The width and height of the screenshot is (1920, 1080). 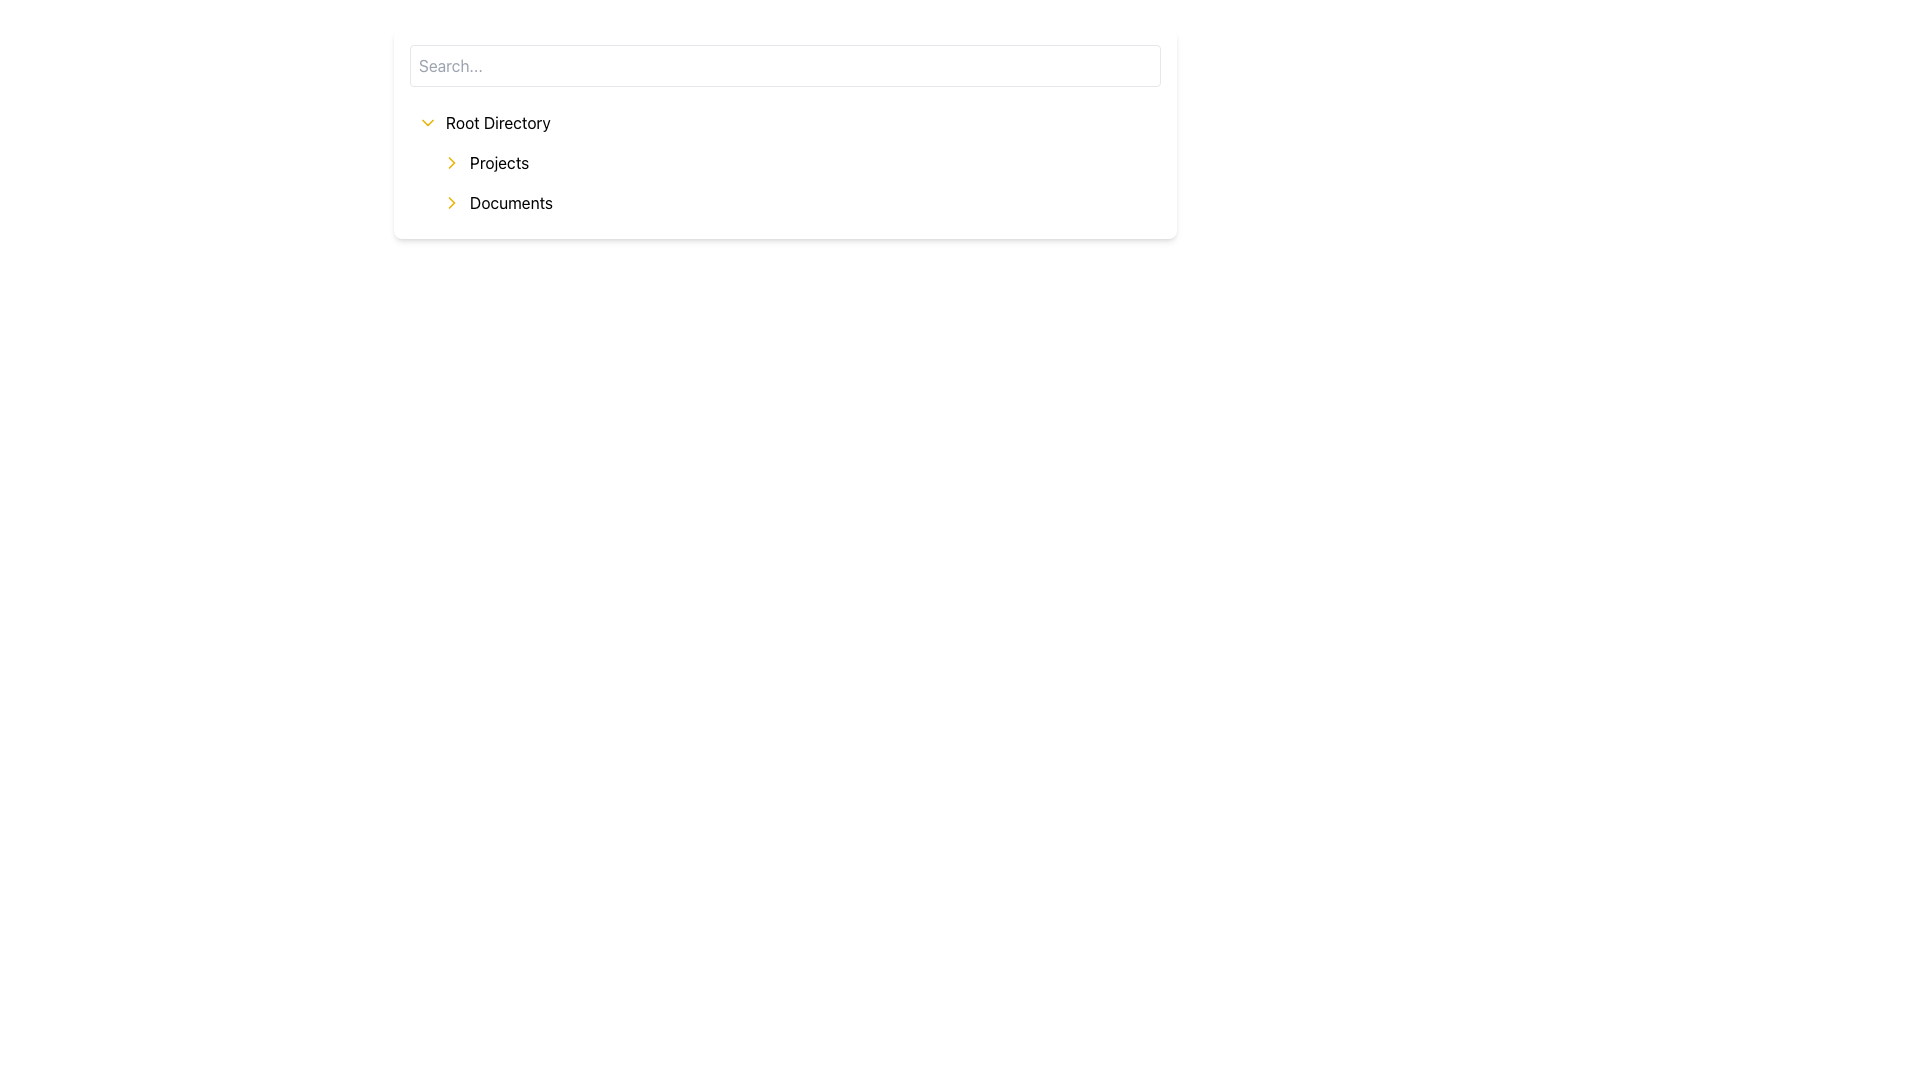 I want to click on the leftmost chevron arrow icon next to the 'Documents' text, so click(x=450, y=203).